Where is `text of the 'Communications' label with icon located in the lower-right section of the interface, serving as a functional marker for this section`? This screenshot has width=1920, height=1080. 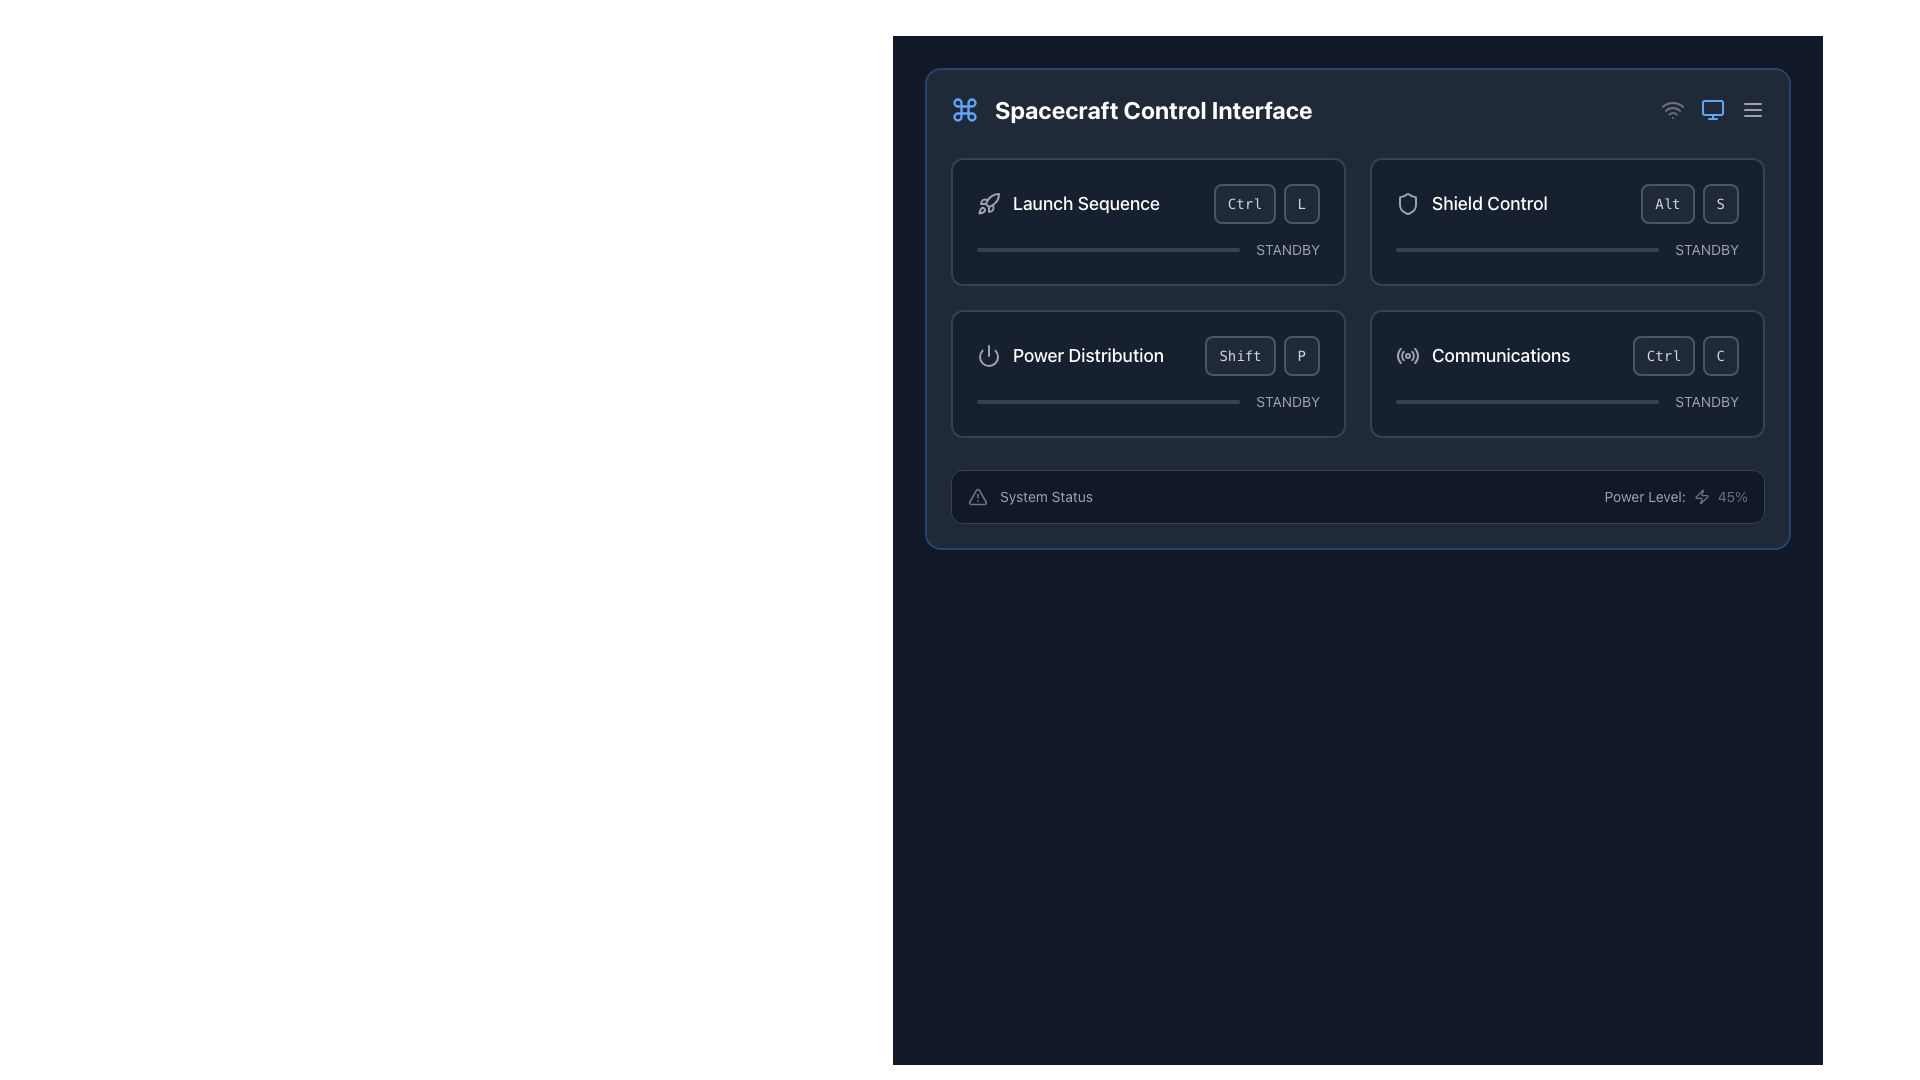 text of the 'Communications' label with icon located in the lower-right section of the interface, serving as a functional marker for this section is located at coordinates (1483, 354).